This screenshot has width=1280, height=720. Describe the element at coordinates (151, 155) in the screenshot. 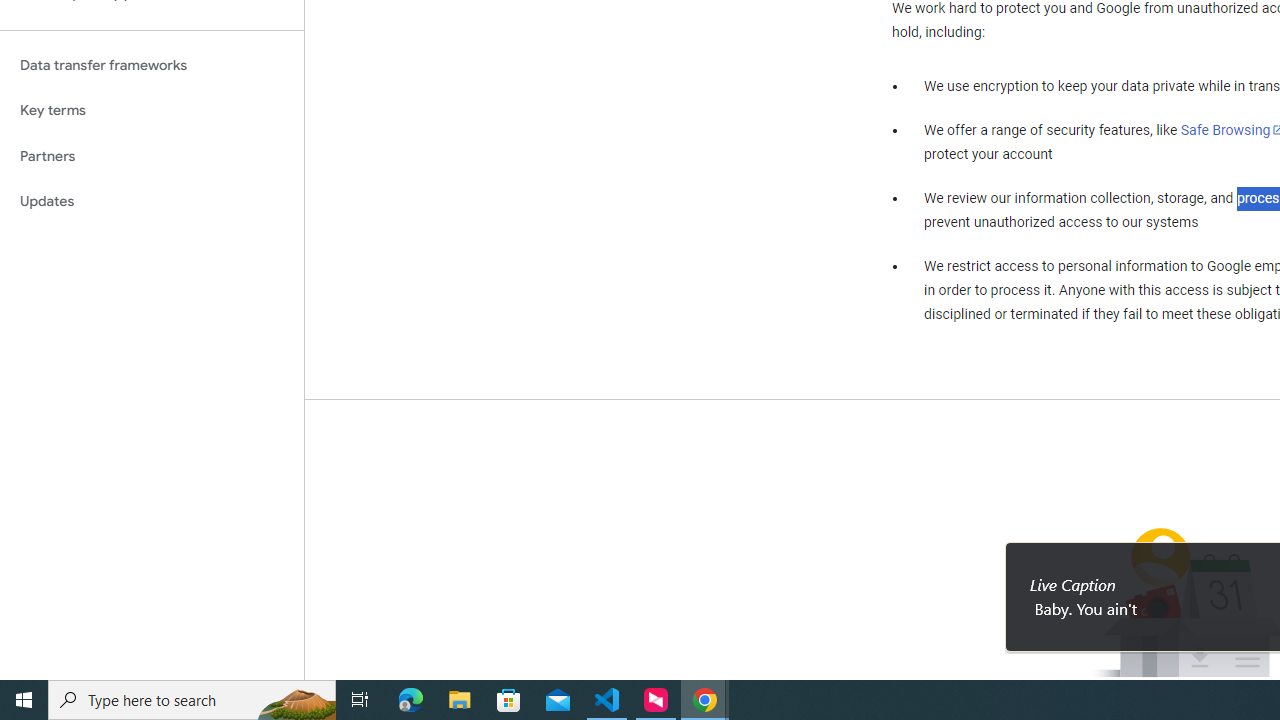

I see `'Partners'` at that location.